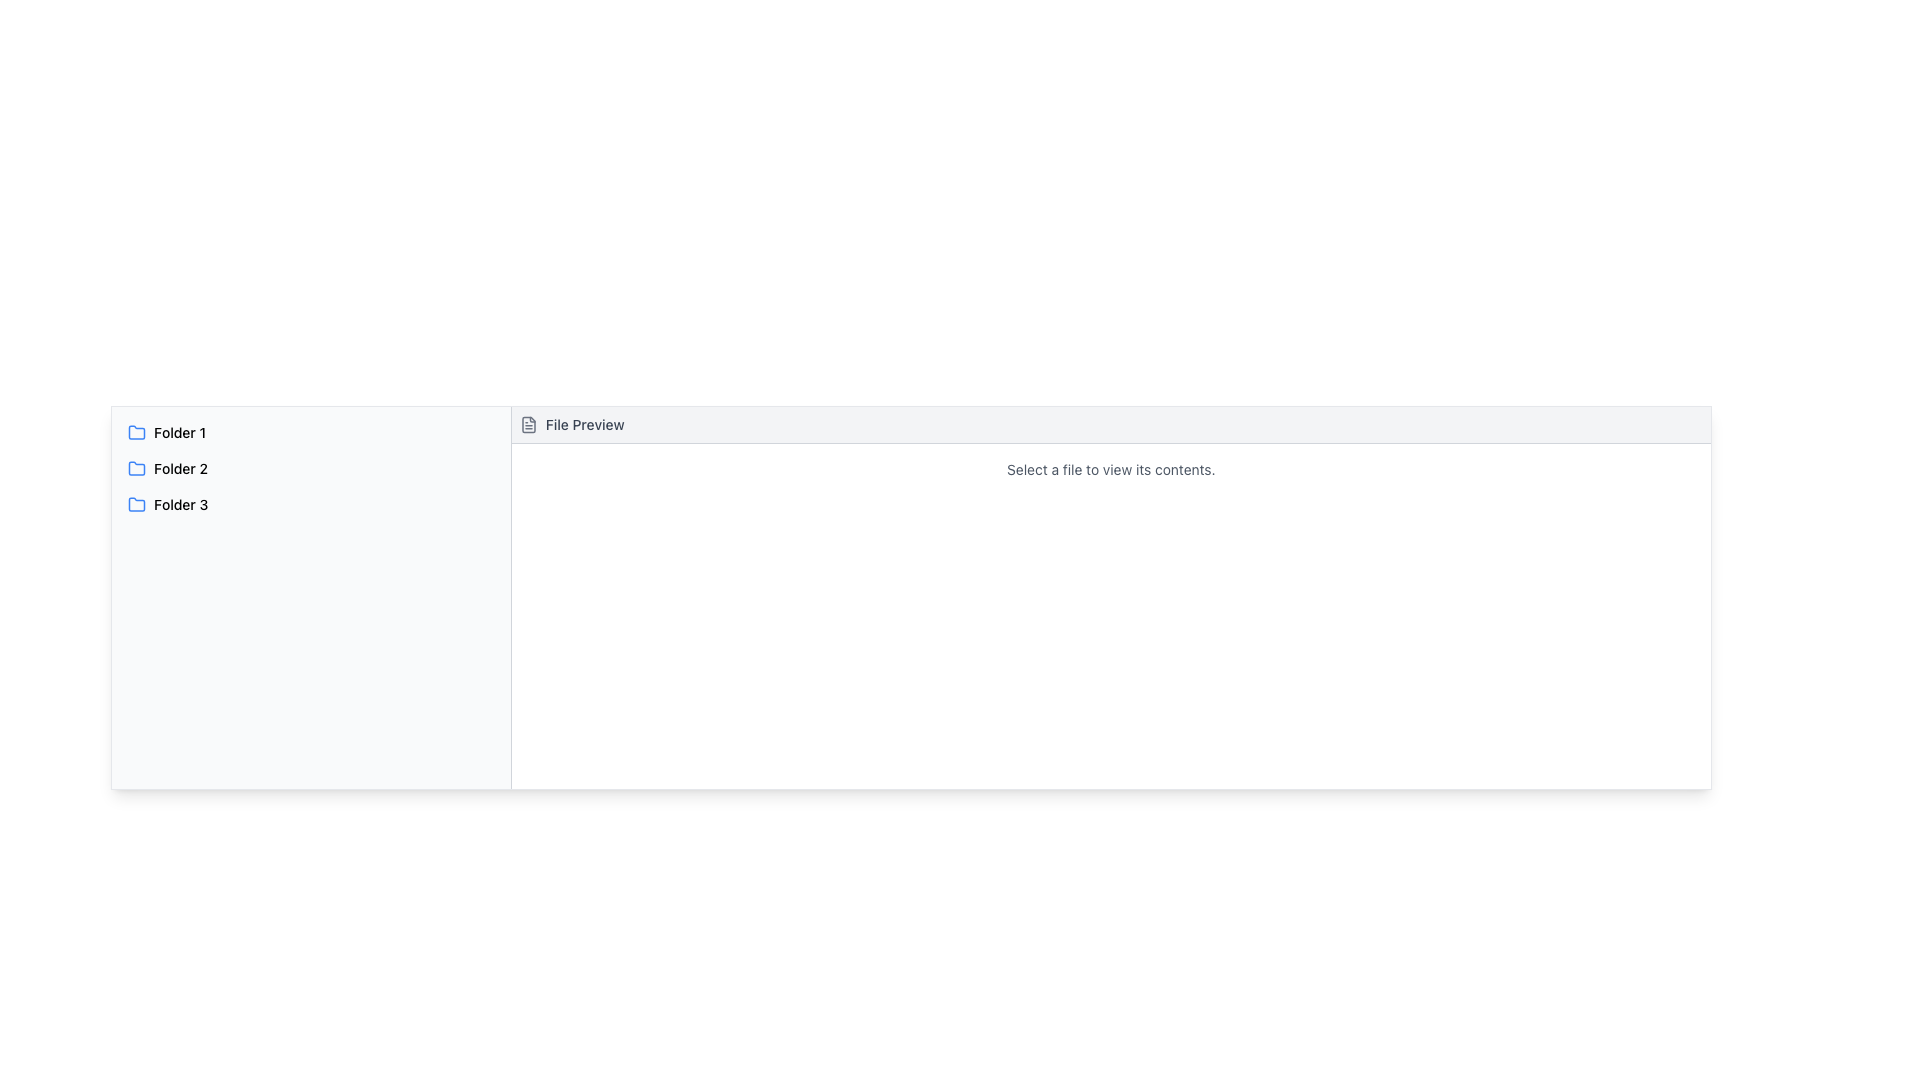  I want to click on the 'Folder 2' list item, which is the second entry in the vertical list of folders, so click(310, 469).